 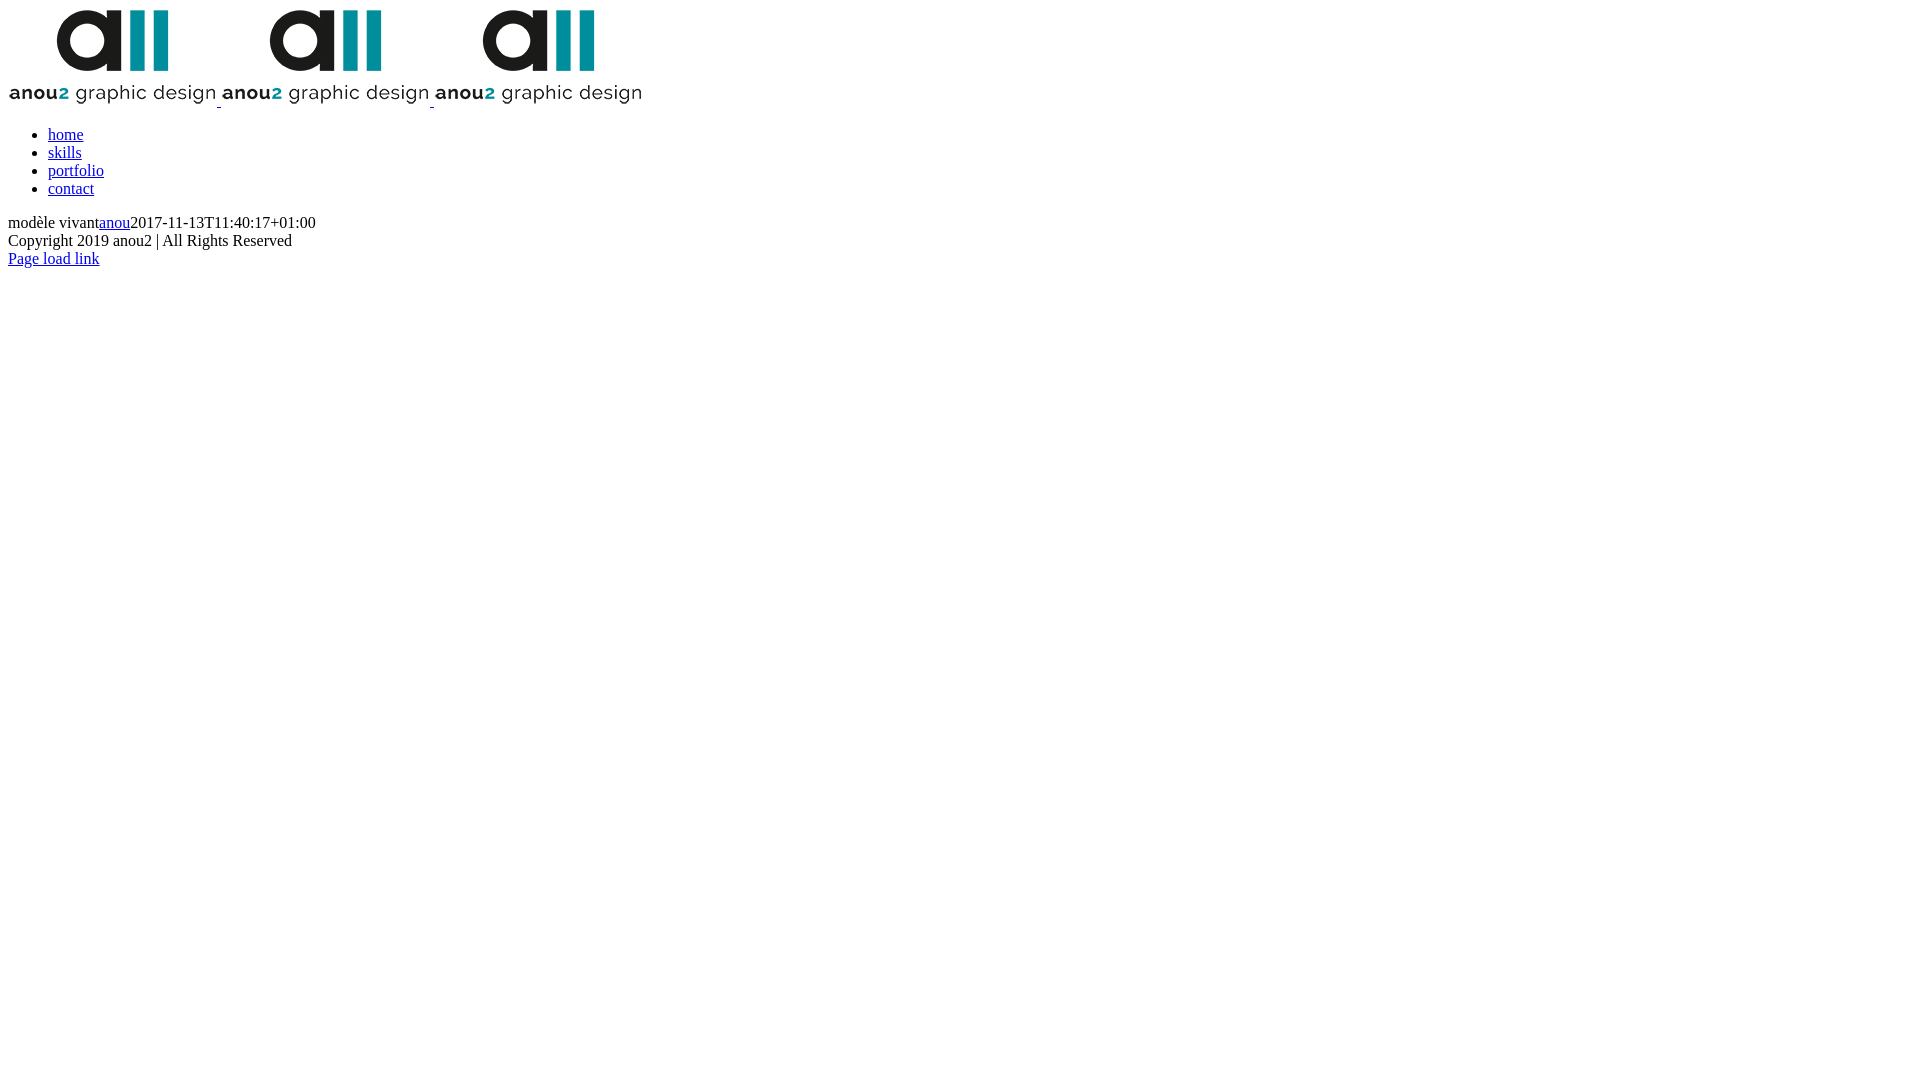 I want to click on 'skills', so click(x=65, y=151).